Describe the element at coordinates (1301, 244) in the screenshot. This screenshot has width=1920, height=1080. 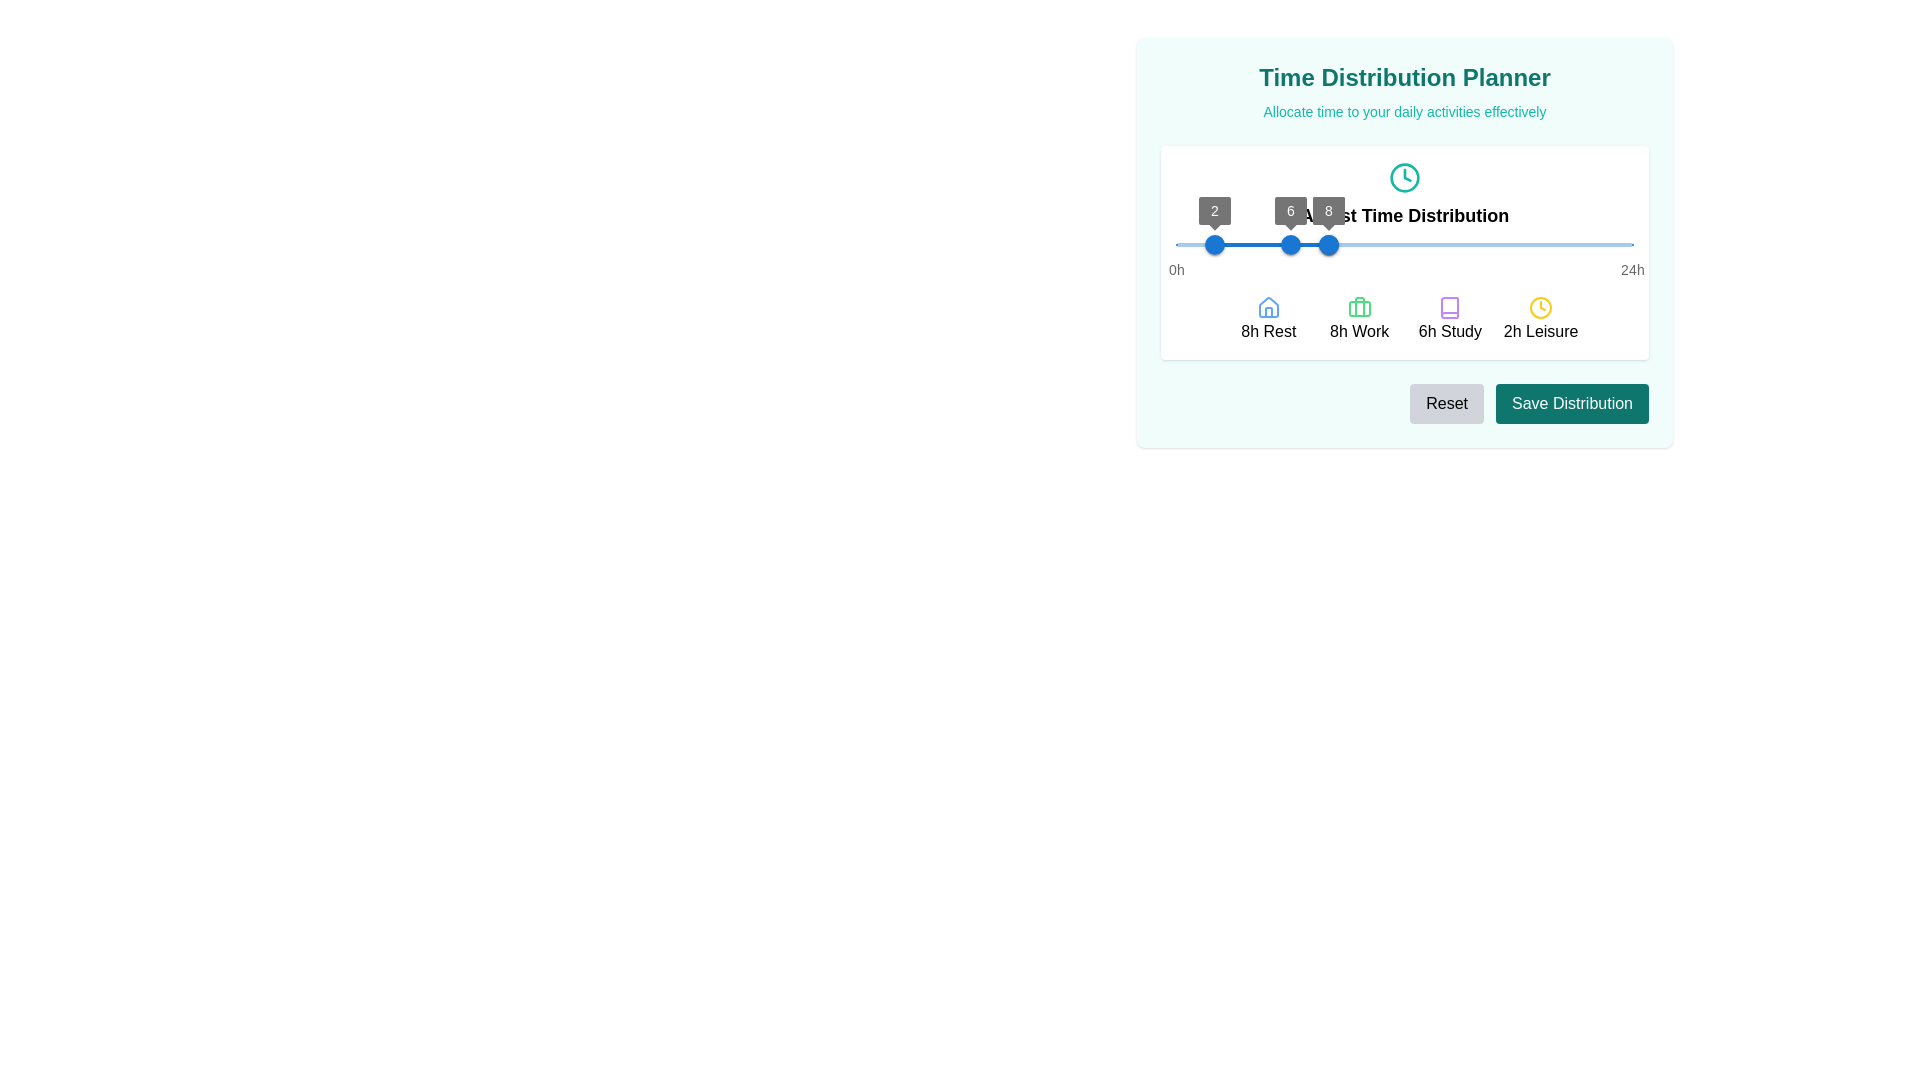
I see `the time slider` at that location.